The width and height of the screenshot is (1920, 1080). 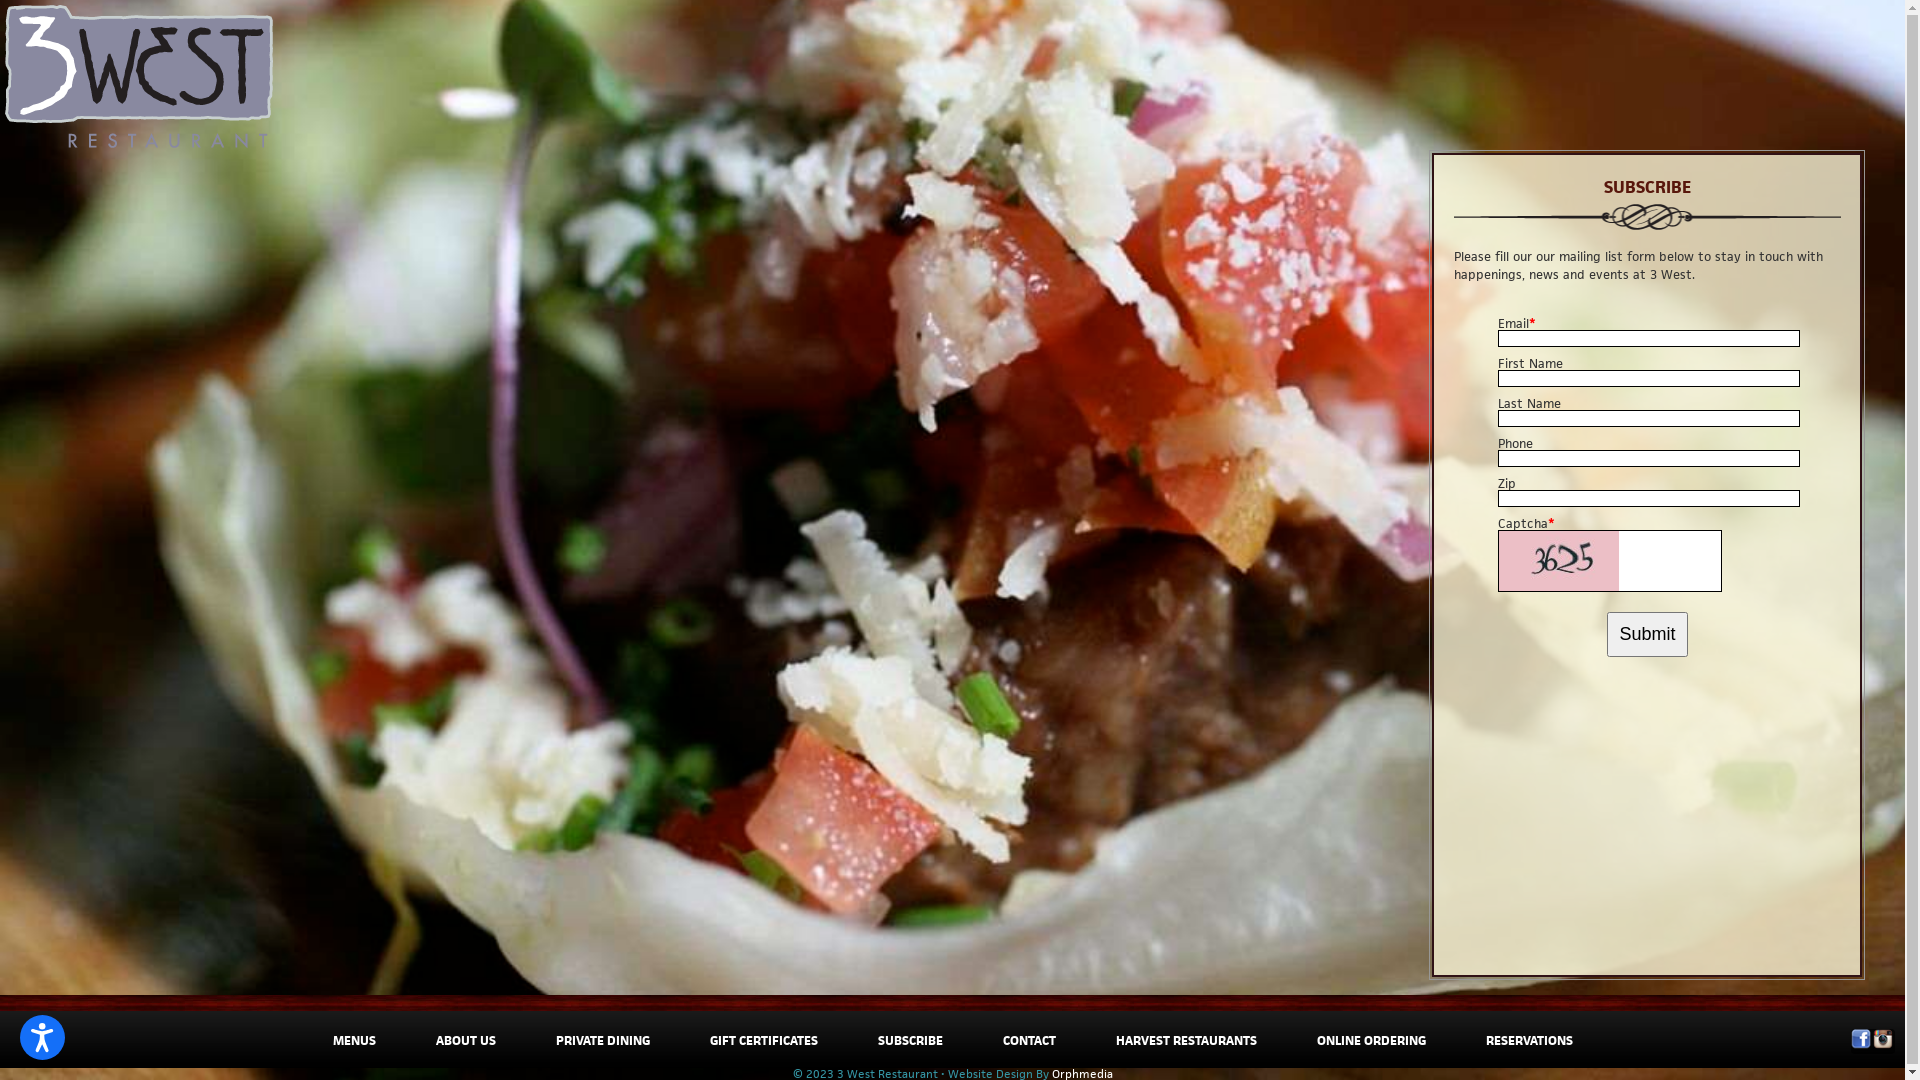 What do you see at coordinates (1860, 1043) in the screenshot?
I see `'Facebook'` at bounding box center [1860, 1043].